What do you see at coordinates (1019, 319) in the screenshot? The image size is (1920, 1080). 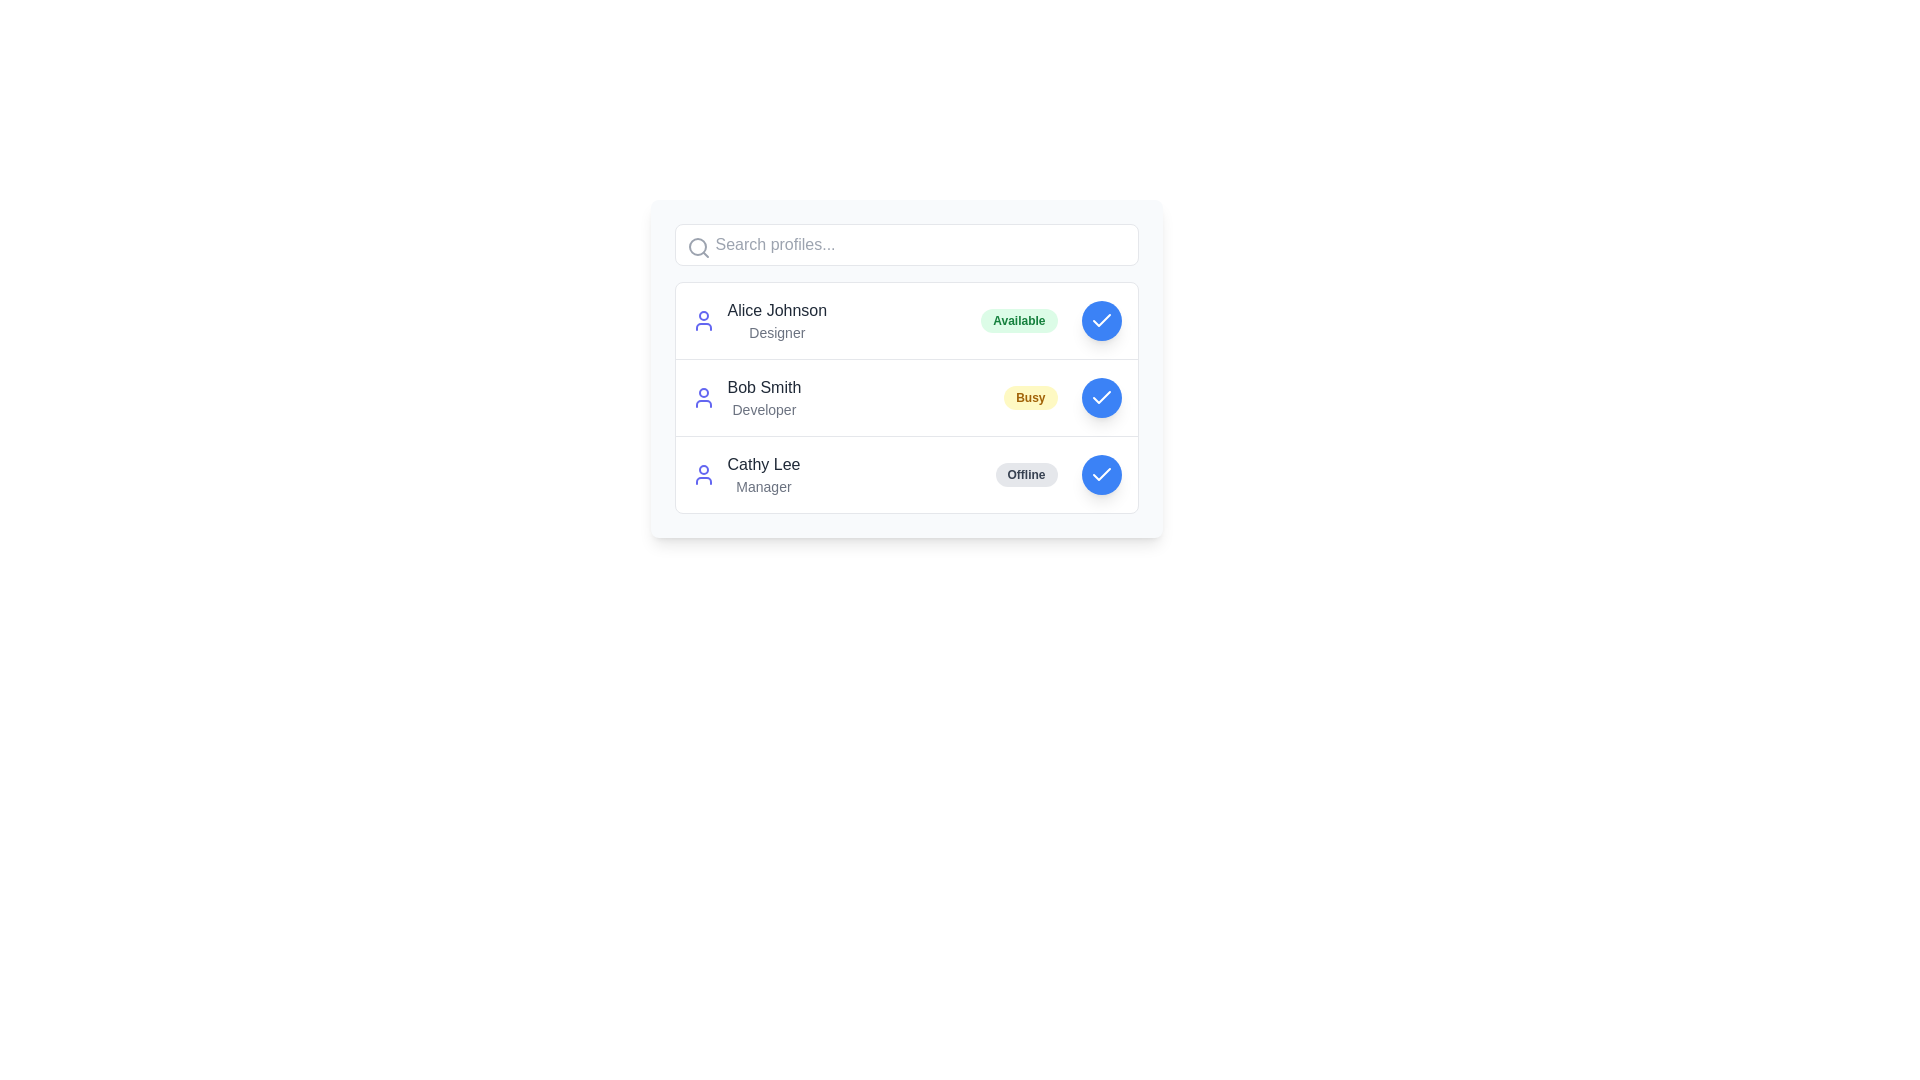 I see `the Status label, which has a green background and displays the text 'Available', located to the right of 'Alice Johnson' and 'Designer'` at bounding box center [1019, 319].